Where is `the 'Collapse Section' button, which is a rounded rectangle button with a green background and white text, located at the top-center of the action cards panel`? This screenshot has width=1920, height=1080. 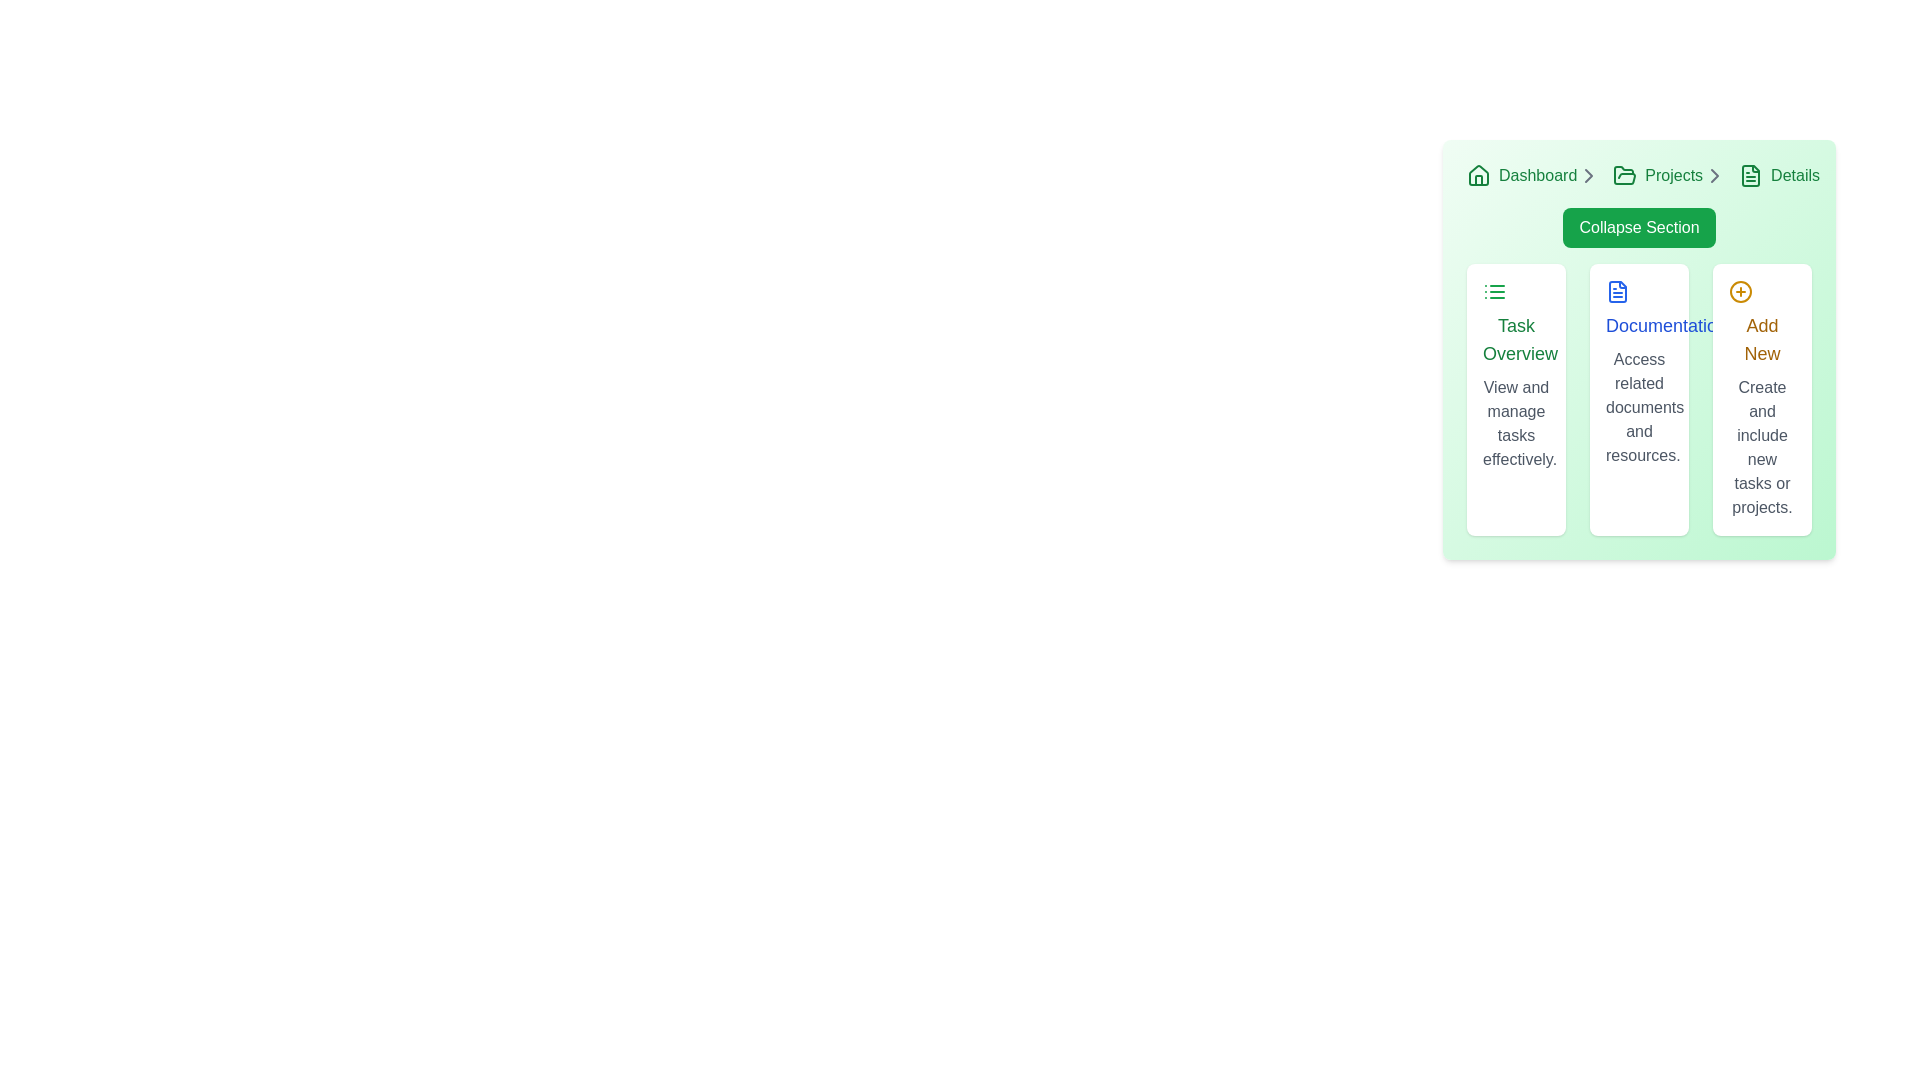 the 'Collapse Section' button, which is a rounded rectangle button with a green background and white text, located at the top-center of the action cards panel is located at coordinates (1639, 226).